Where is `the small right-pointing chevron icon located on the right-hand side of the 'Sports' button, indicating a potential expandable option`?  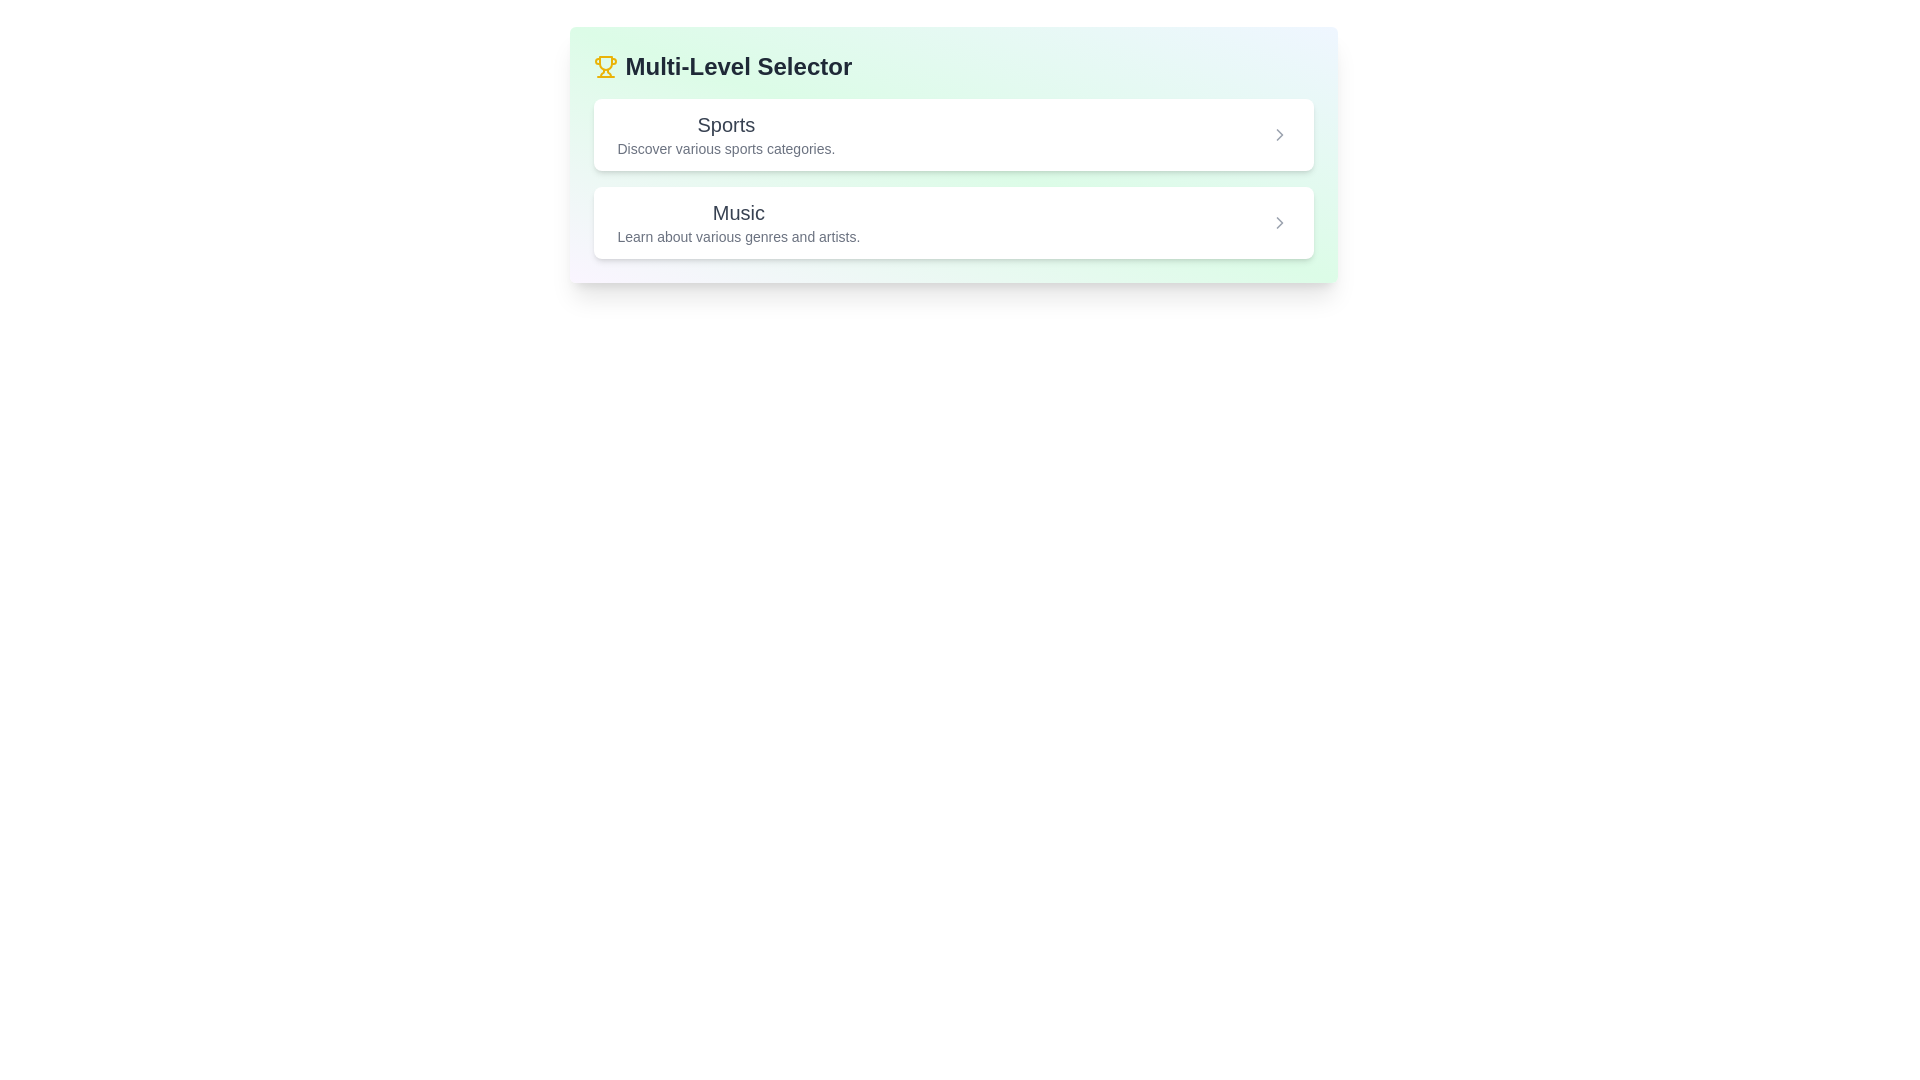
the small right-pointing chevron icon located on the right-hand side of the 'Sports' button, indicating a potential expandable option is located at coordinates (1278, 135).